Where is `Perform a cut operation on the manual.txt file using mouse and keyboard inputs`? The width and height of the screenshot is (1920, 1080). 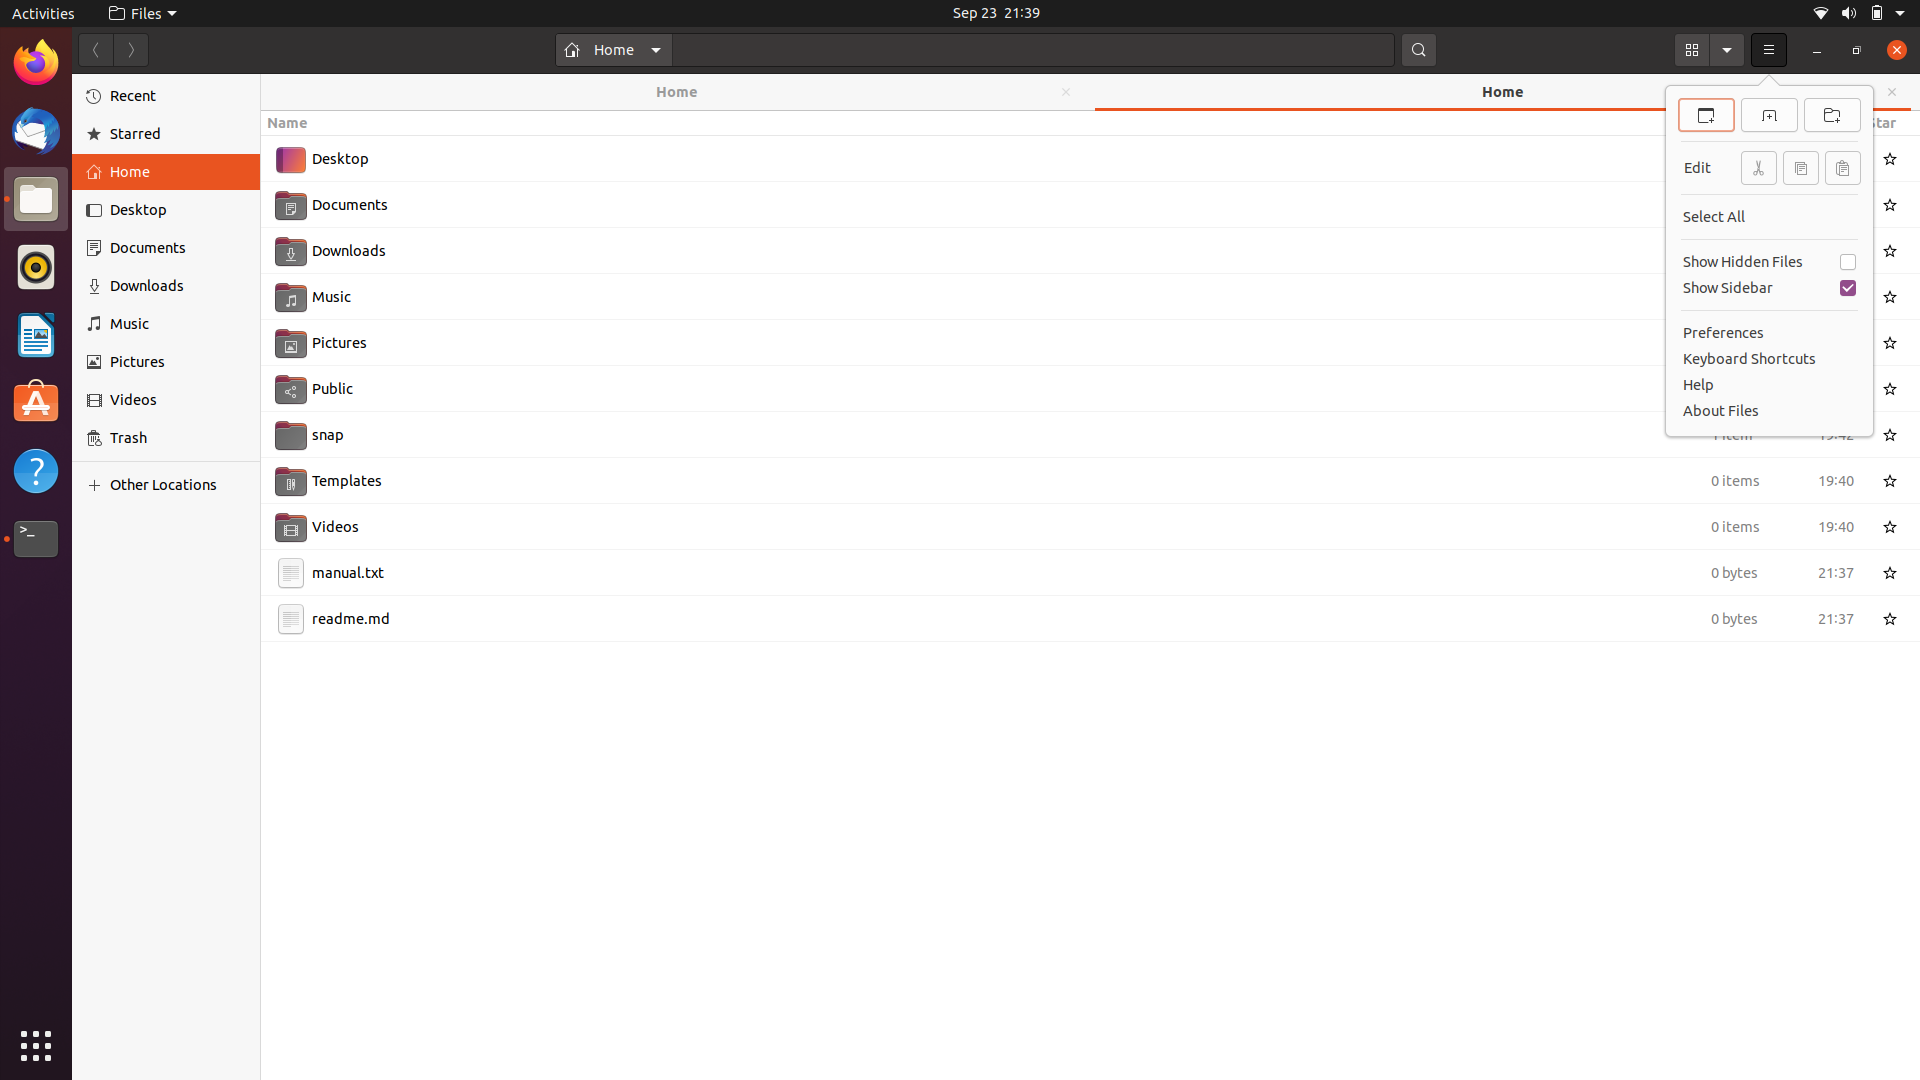
Perform a cut operation on the manual.txt file using mouse and keyboard inputs is located at coordinates (1068, 571).